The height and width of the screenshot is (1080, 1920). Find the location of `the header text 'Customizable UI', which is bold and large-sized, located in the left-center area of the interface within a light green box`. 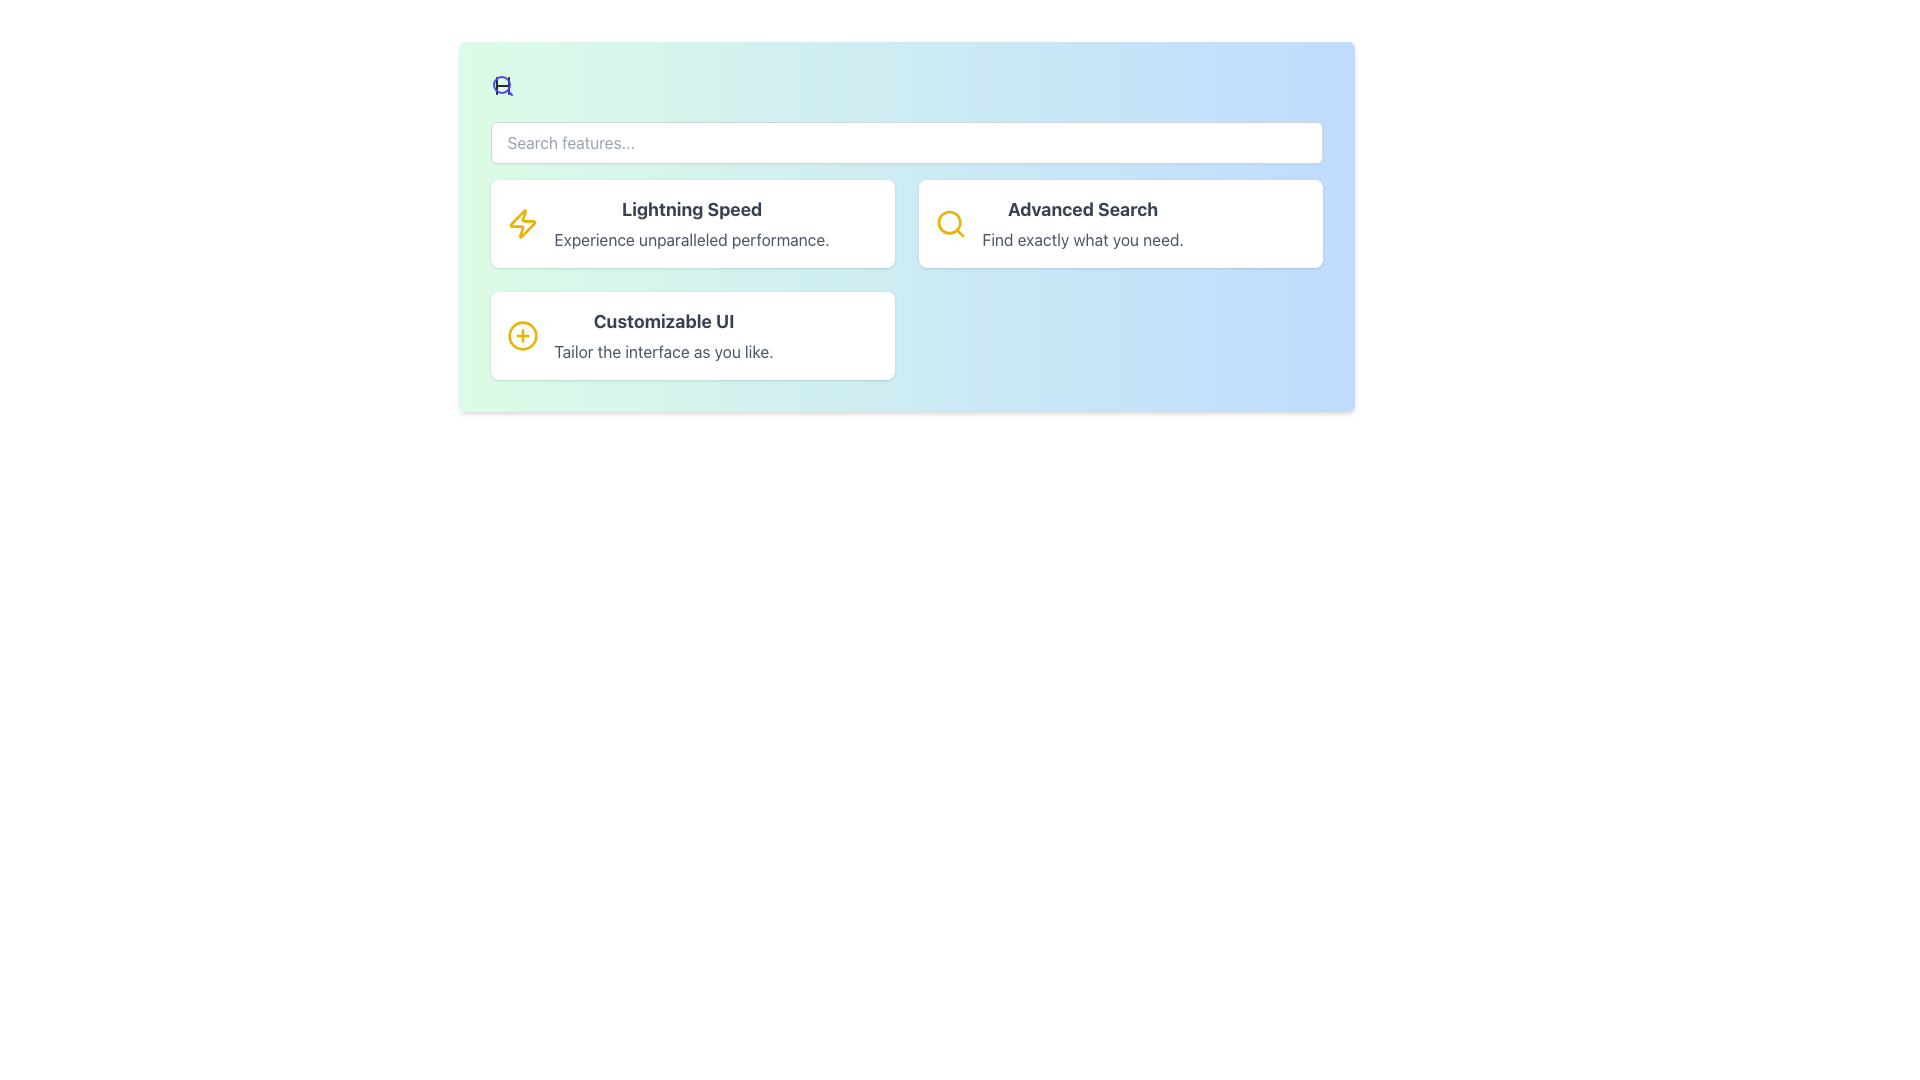

the header text 'Customizable UI', which is bold and large-sized, located in the left-center area of the interface within a light green box is located at coordinates (664, 320).